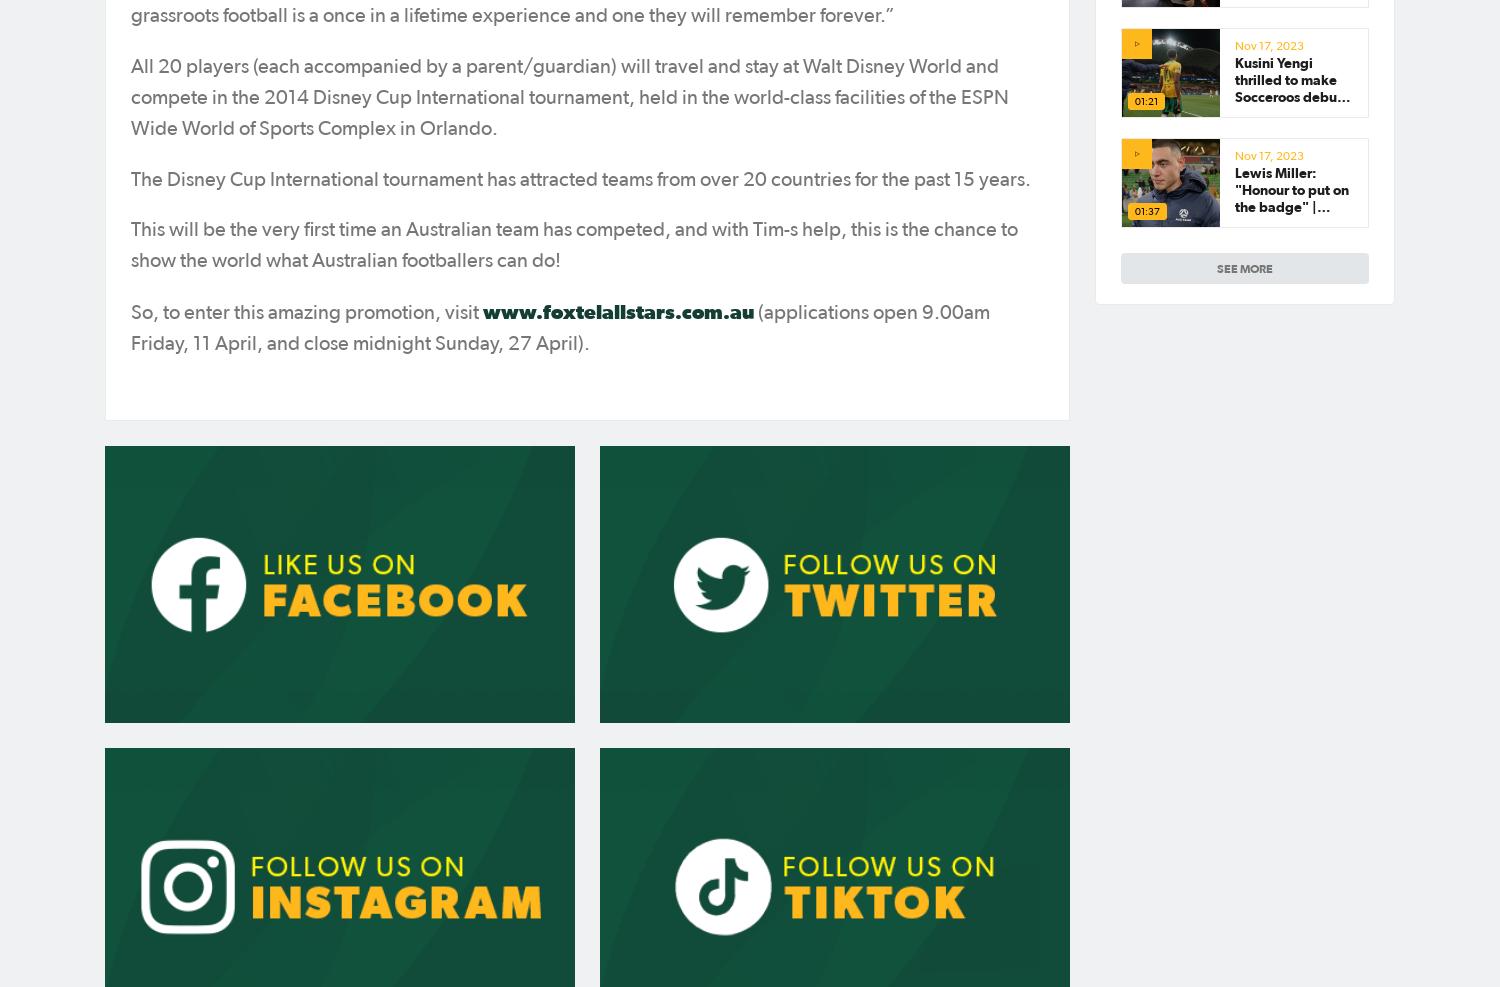  Describe the element at coordinates (569, 97) in the screenshot. I see `'All 20 players (each accompanied by a parent/guardian) will travel and stay at Walt Disney World and compete in the 2014 Disney Cup International tournament, held in the world-class facilities of the ESPN Wide World of Sports Complex in Orlando.'` at that location.